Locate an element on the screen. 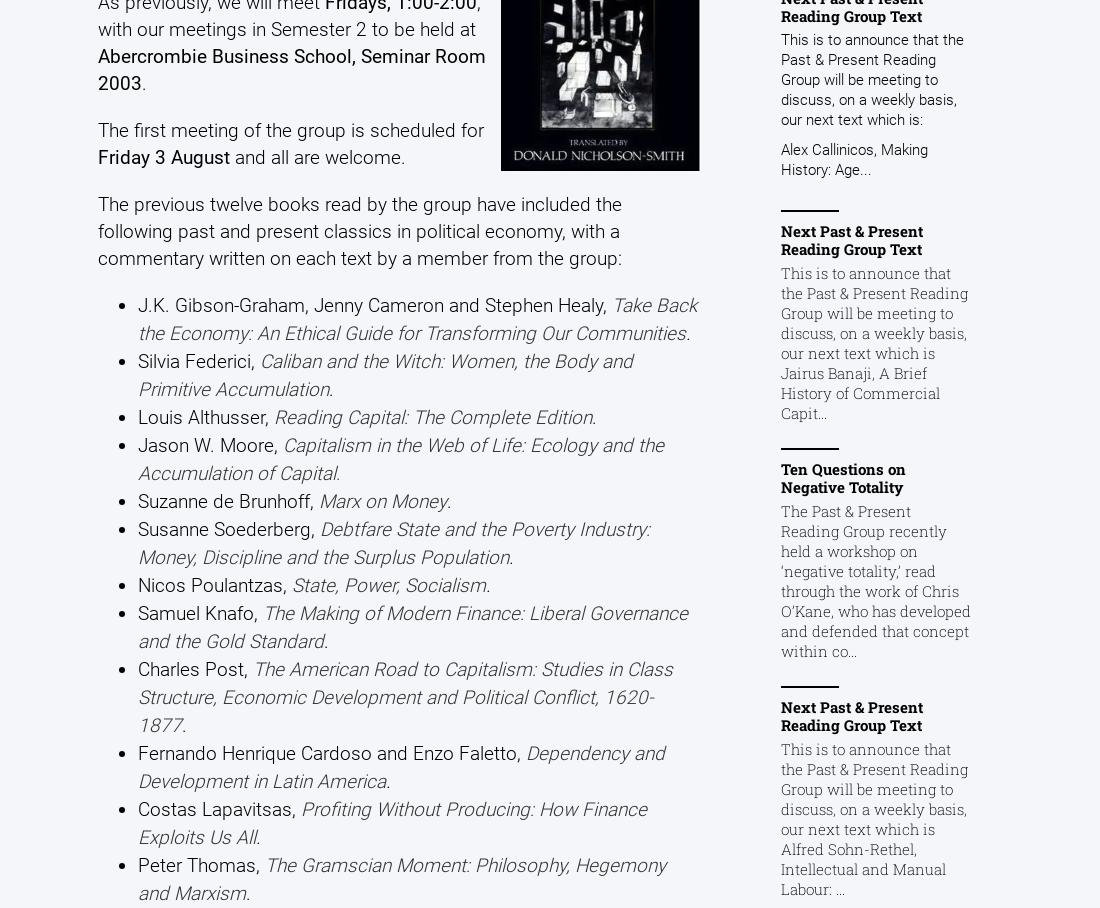 This screenshot has height=908, width=1100. 'Peter Thomas,' is located at coordinates (199, 863).